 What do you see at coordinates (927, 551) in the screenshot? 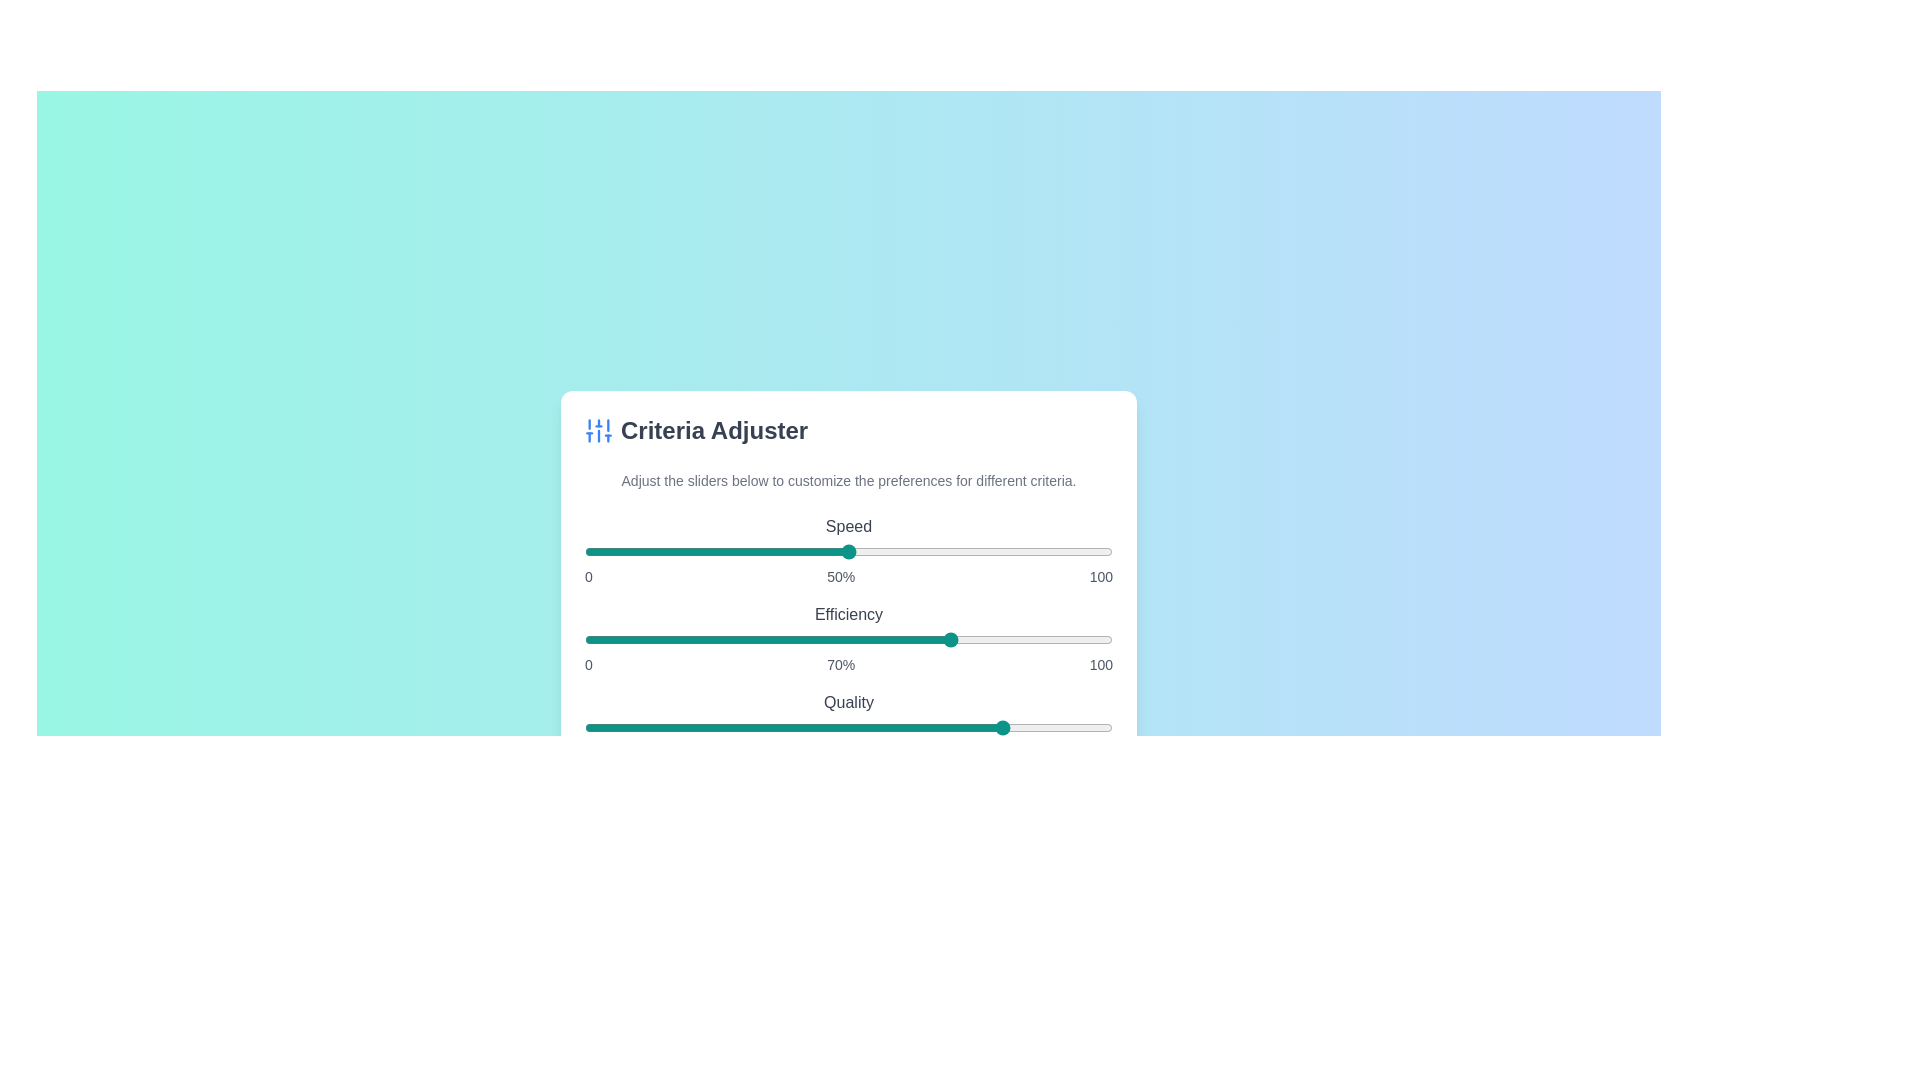
I see `the 'Speed' slider to 65%` at bounding box center [927, 551].